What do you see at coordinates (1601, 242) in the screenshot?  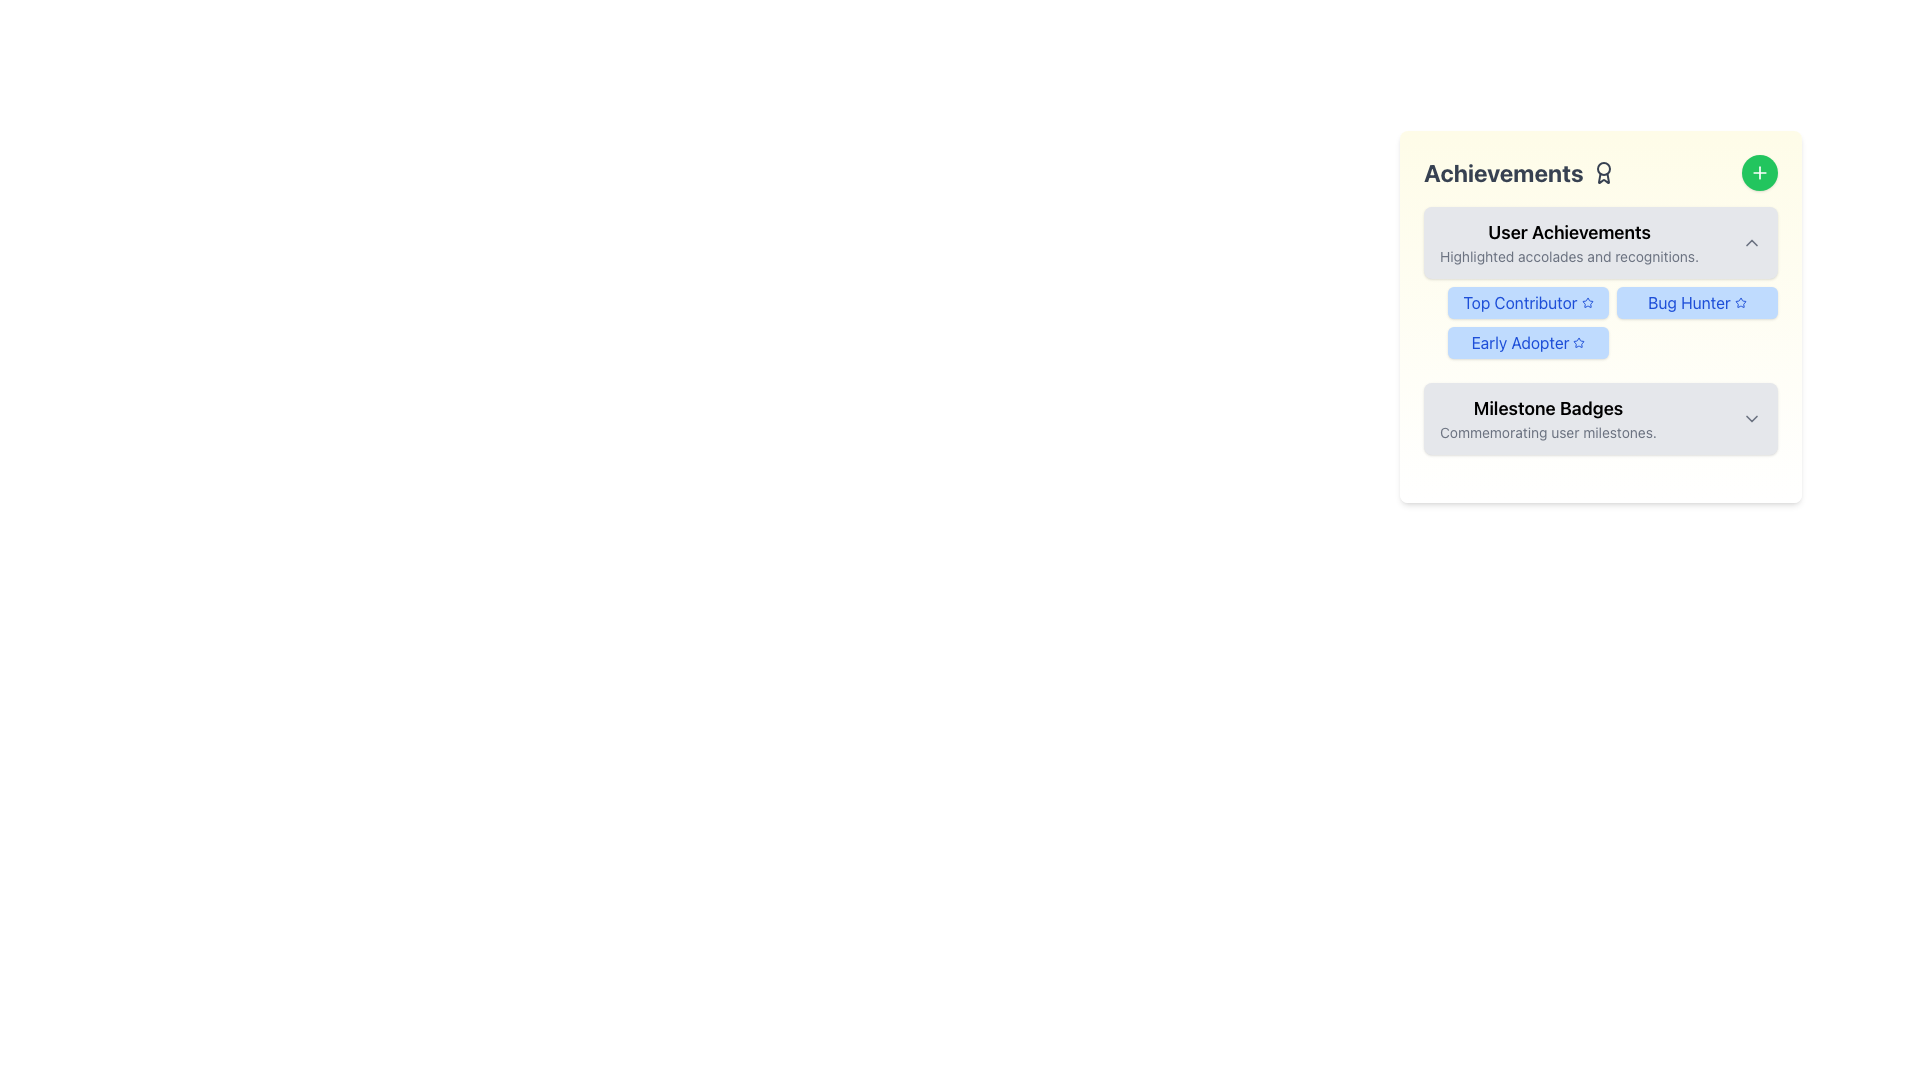 I see `the 'User Achievements' collapsible header section` at bounding box center [1601, 242].